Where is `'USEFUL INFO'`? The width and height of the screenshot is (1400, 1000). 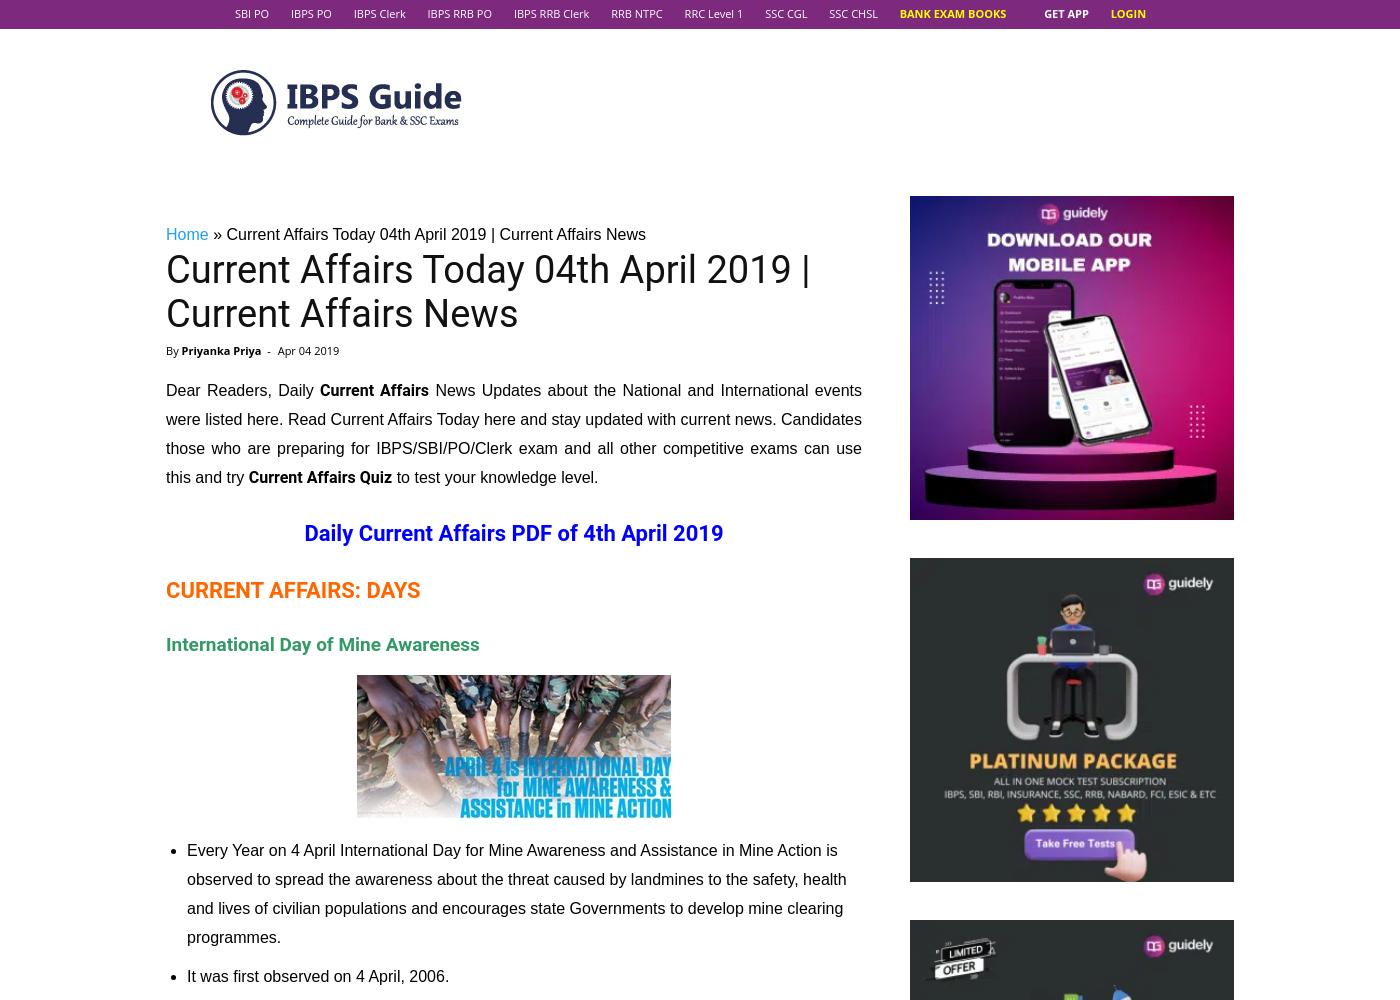
'USEFUL INFO' is located at coordinates (513, 548).